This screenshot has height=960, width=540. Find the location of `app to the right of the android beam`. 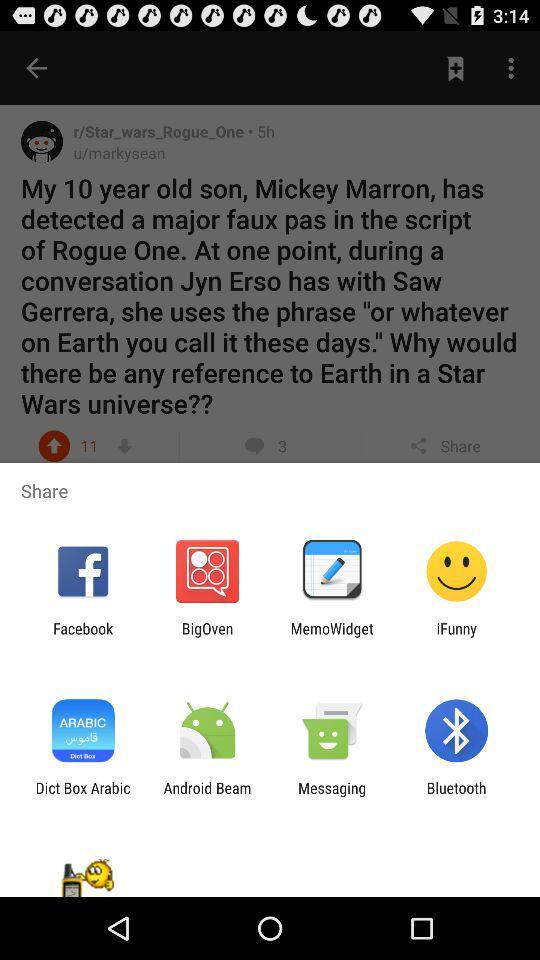

app to the right of the android beam is located at coordinates (332, 796).